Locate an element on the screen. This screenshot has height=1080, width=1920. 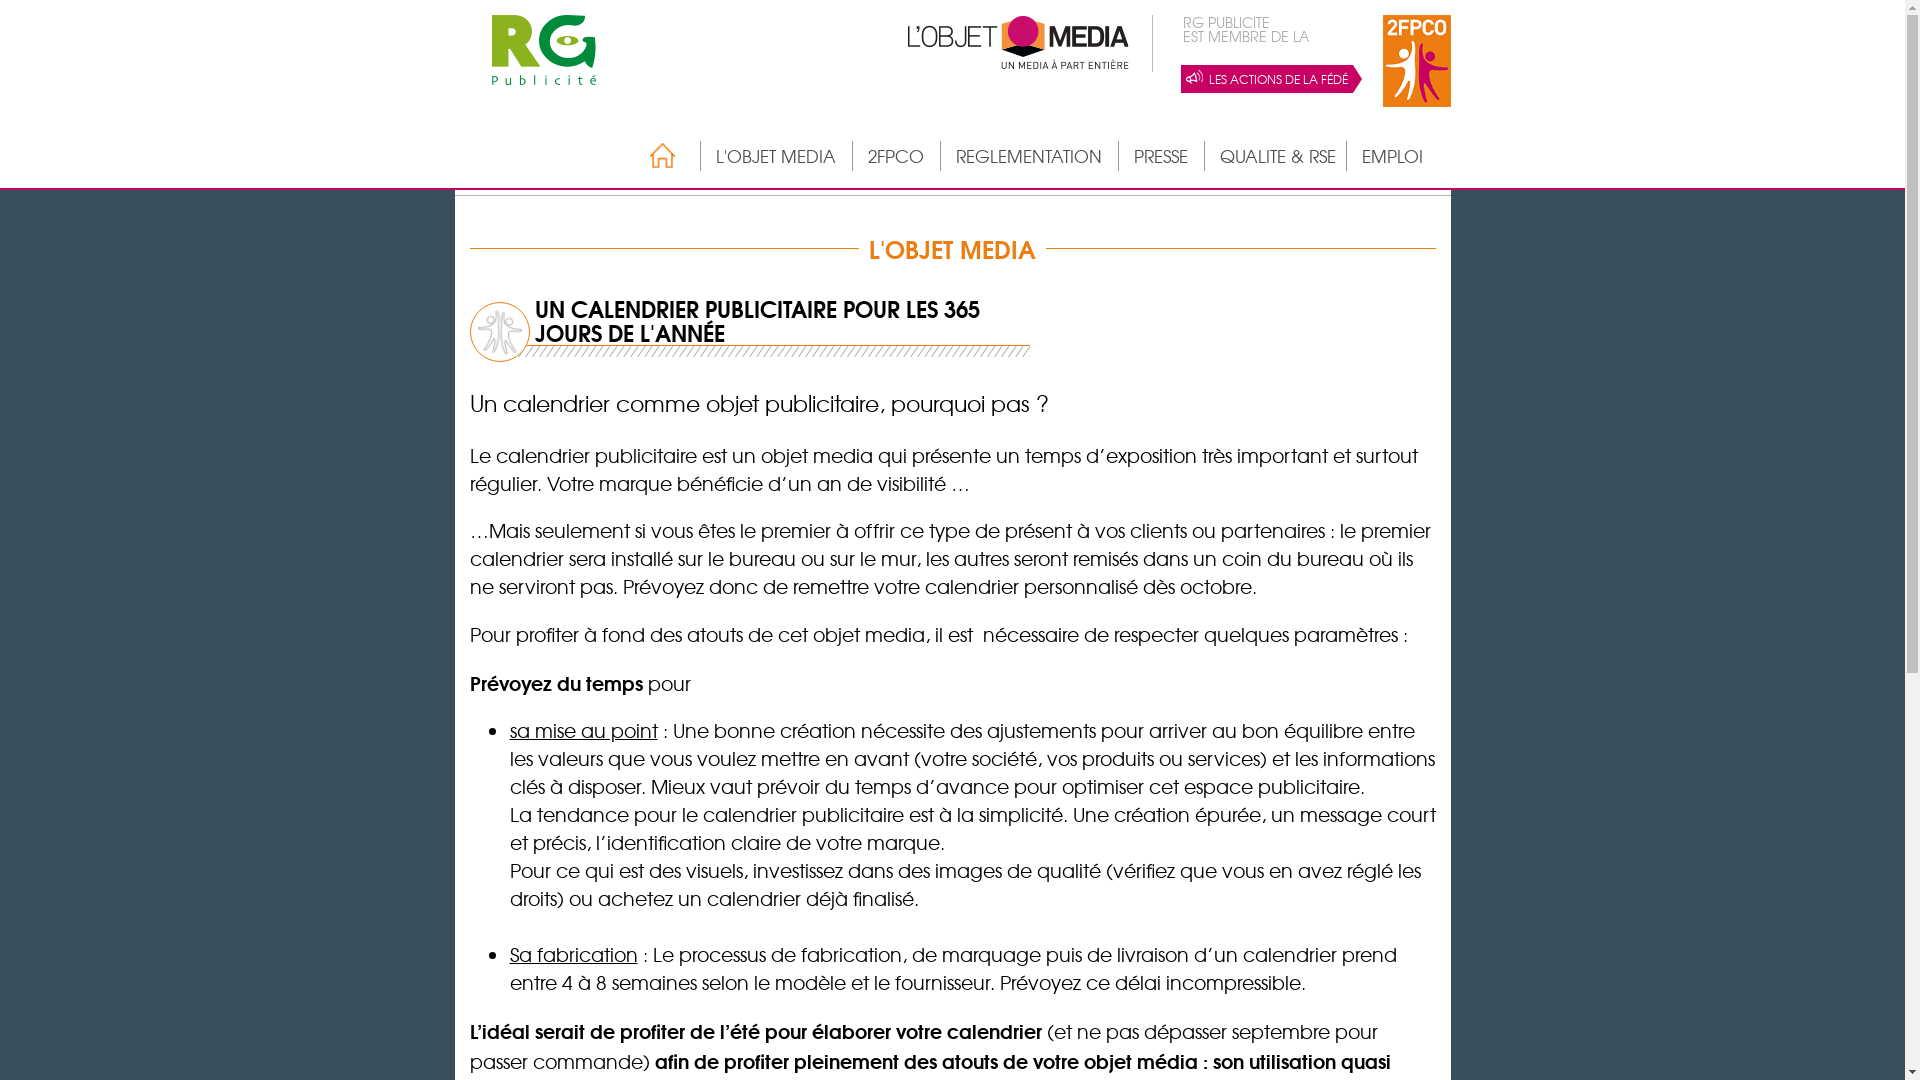
'Accueil' is located at coordinates (628, 154).